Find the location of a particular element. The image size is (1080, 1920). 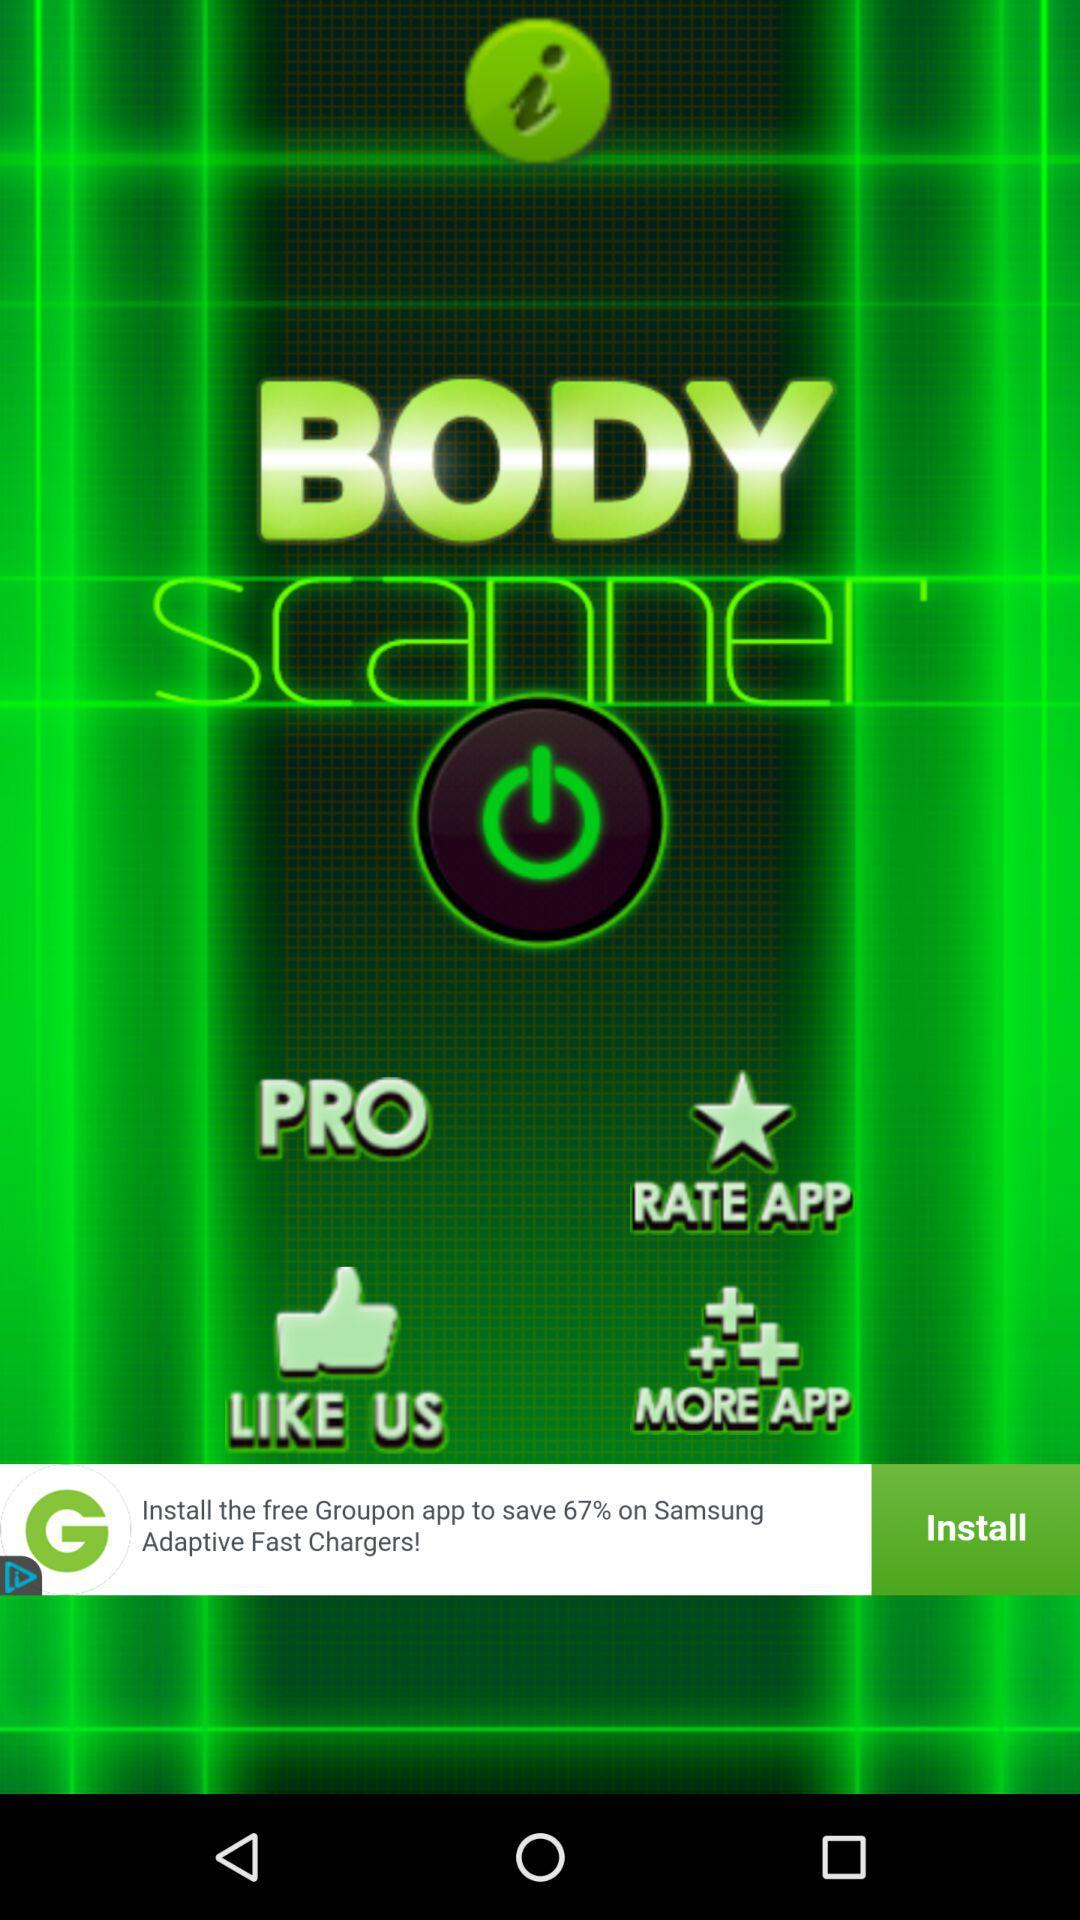

rate app is located at coordinates (742, 1152).